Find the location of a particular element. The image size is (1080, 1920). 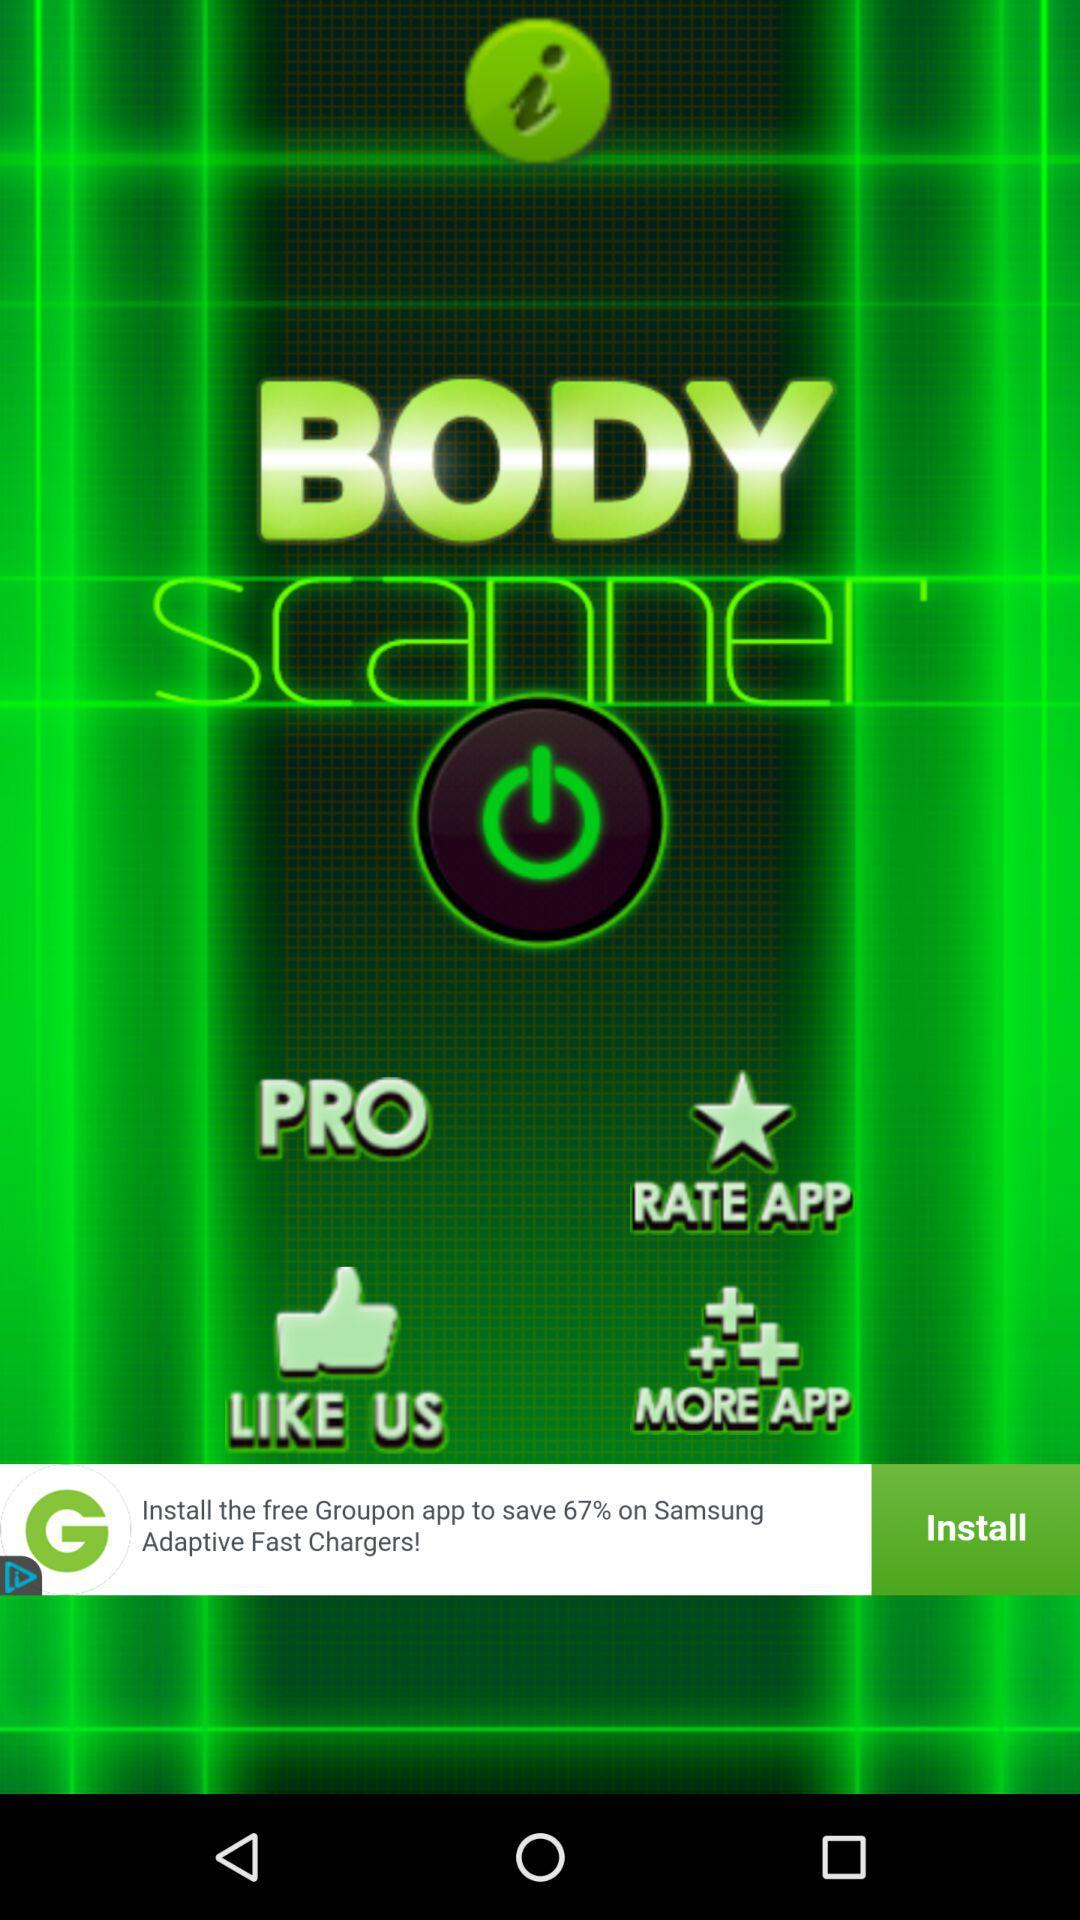

rate app is located at coordinates (742, 1152).